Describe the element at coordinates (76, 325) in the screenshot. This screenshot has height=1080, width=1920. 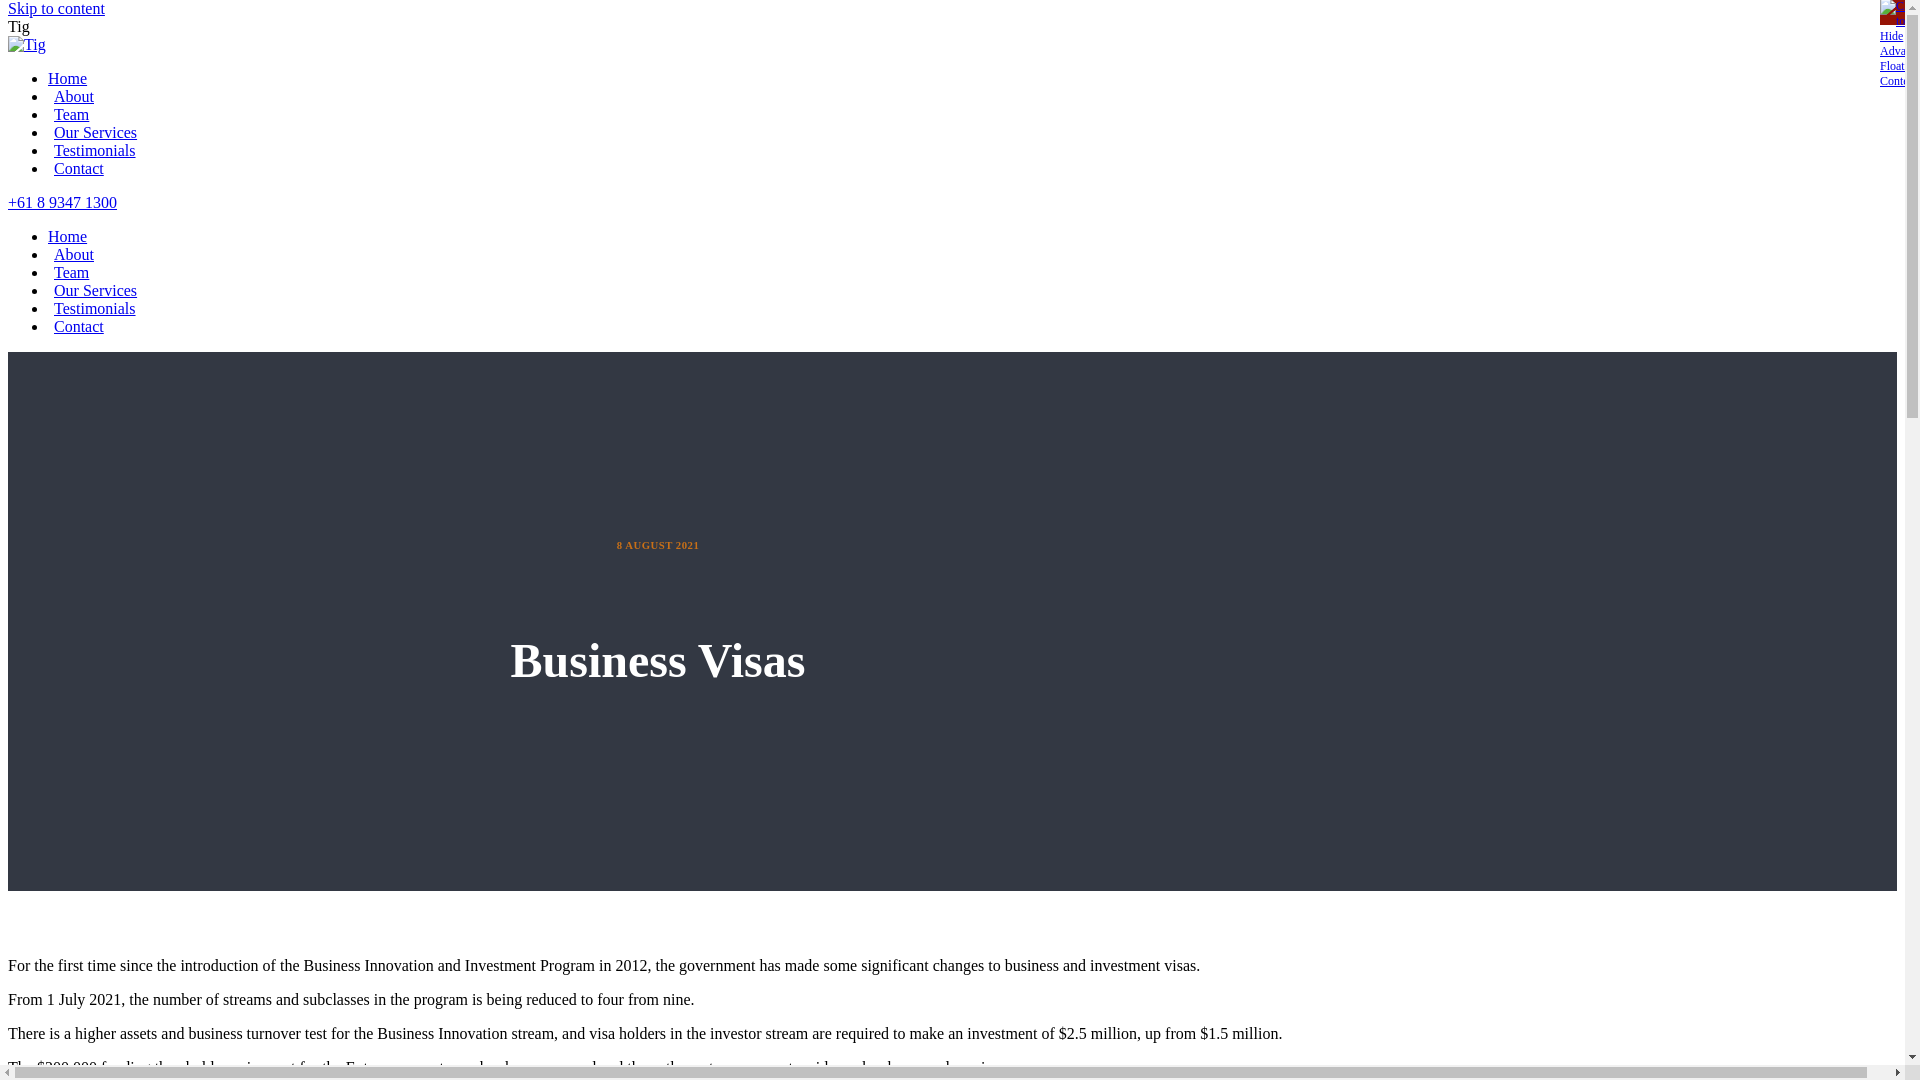
I see `'Contact'` at that location.